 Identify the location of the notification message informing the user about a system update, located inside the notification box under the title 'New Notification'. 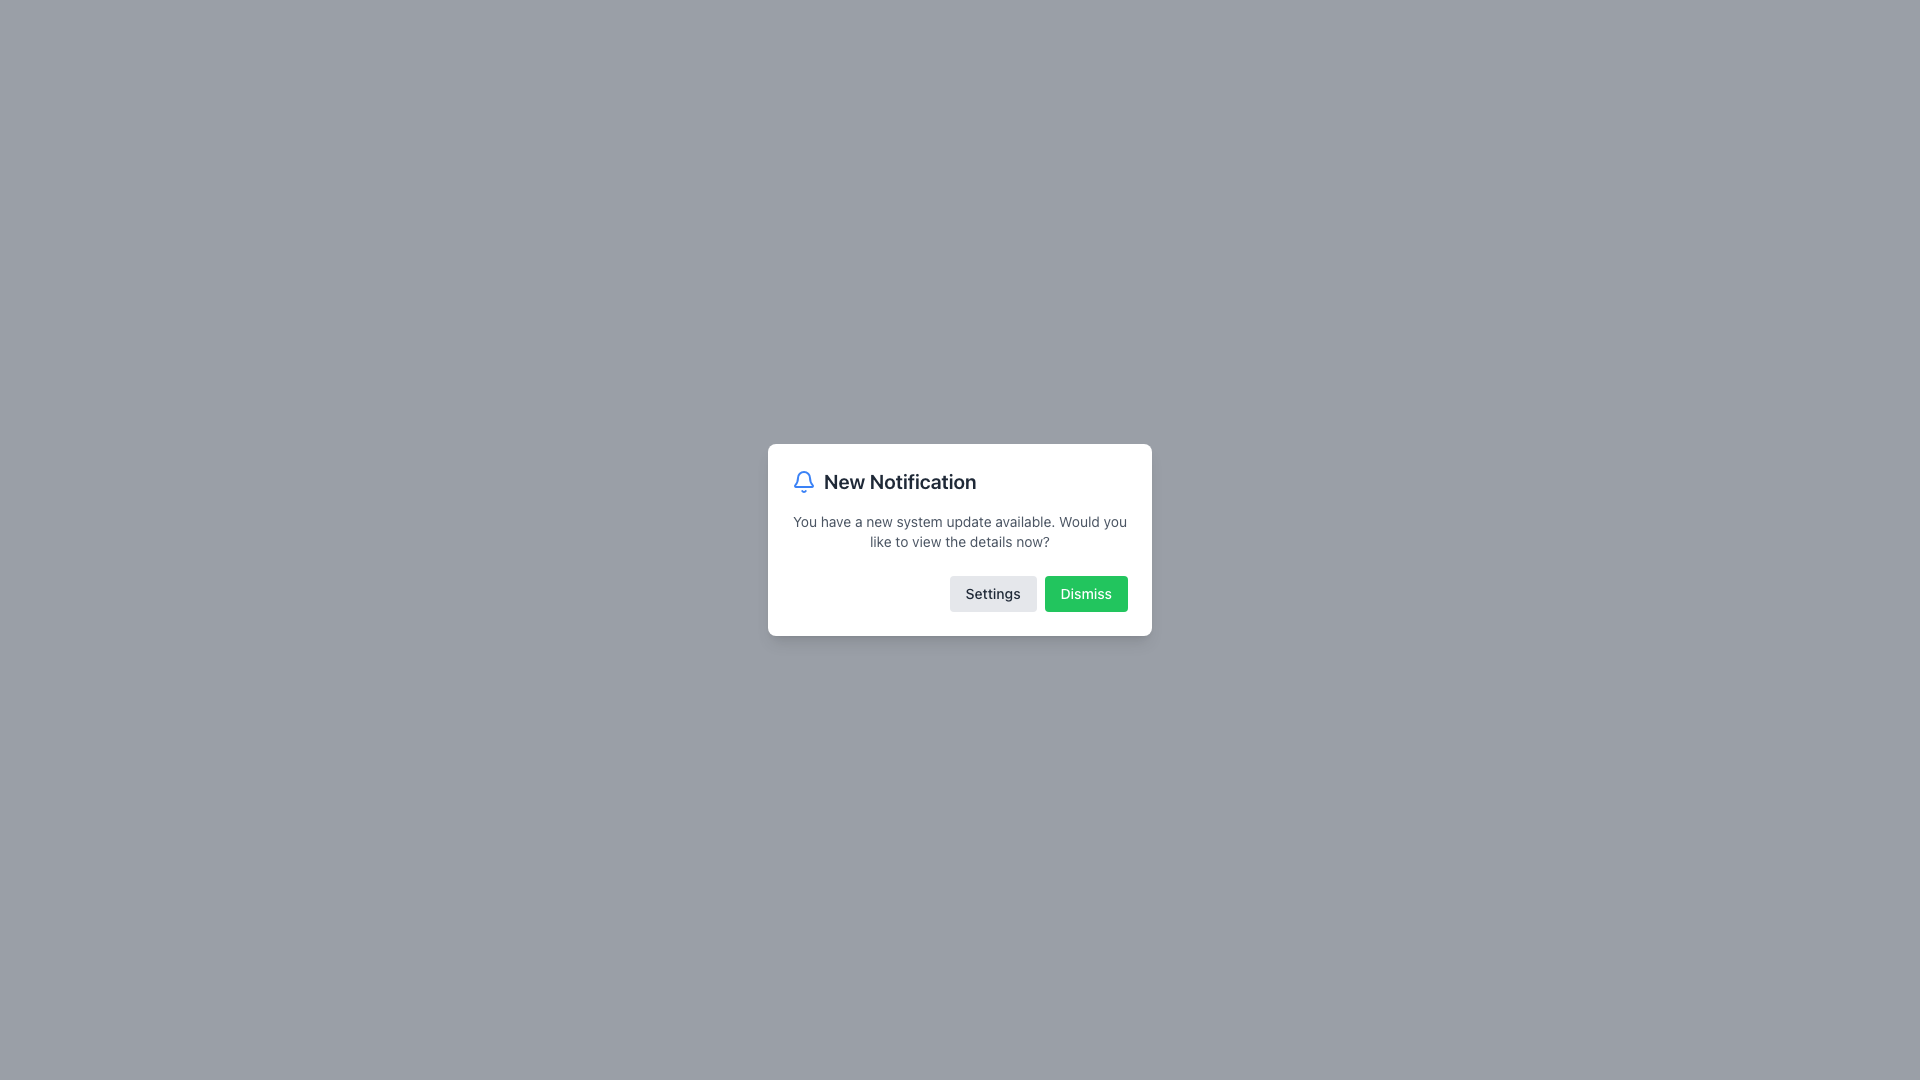
(960, 531).